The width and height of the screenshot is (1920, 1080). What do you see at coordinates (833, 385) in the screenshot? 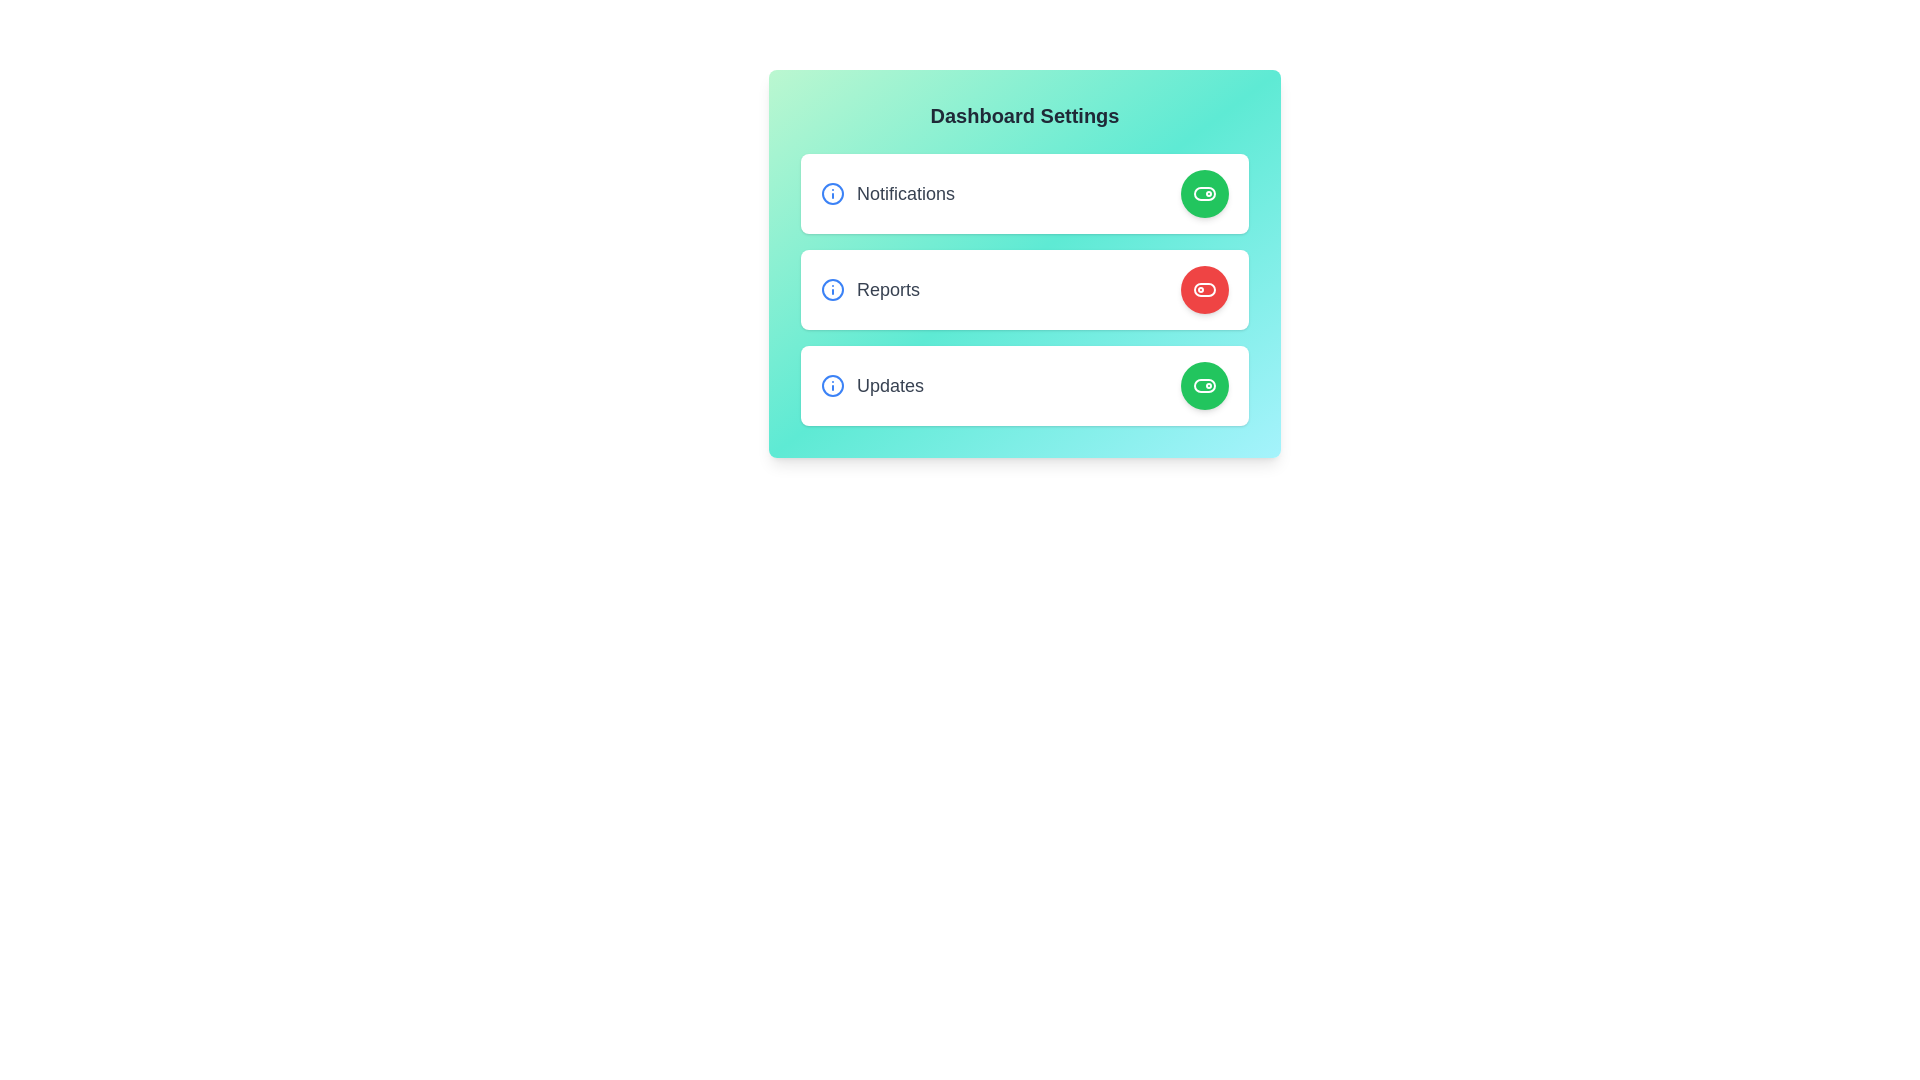
I see `information icon for the Updates setting` at bounding box center [833, 385].